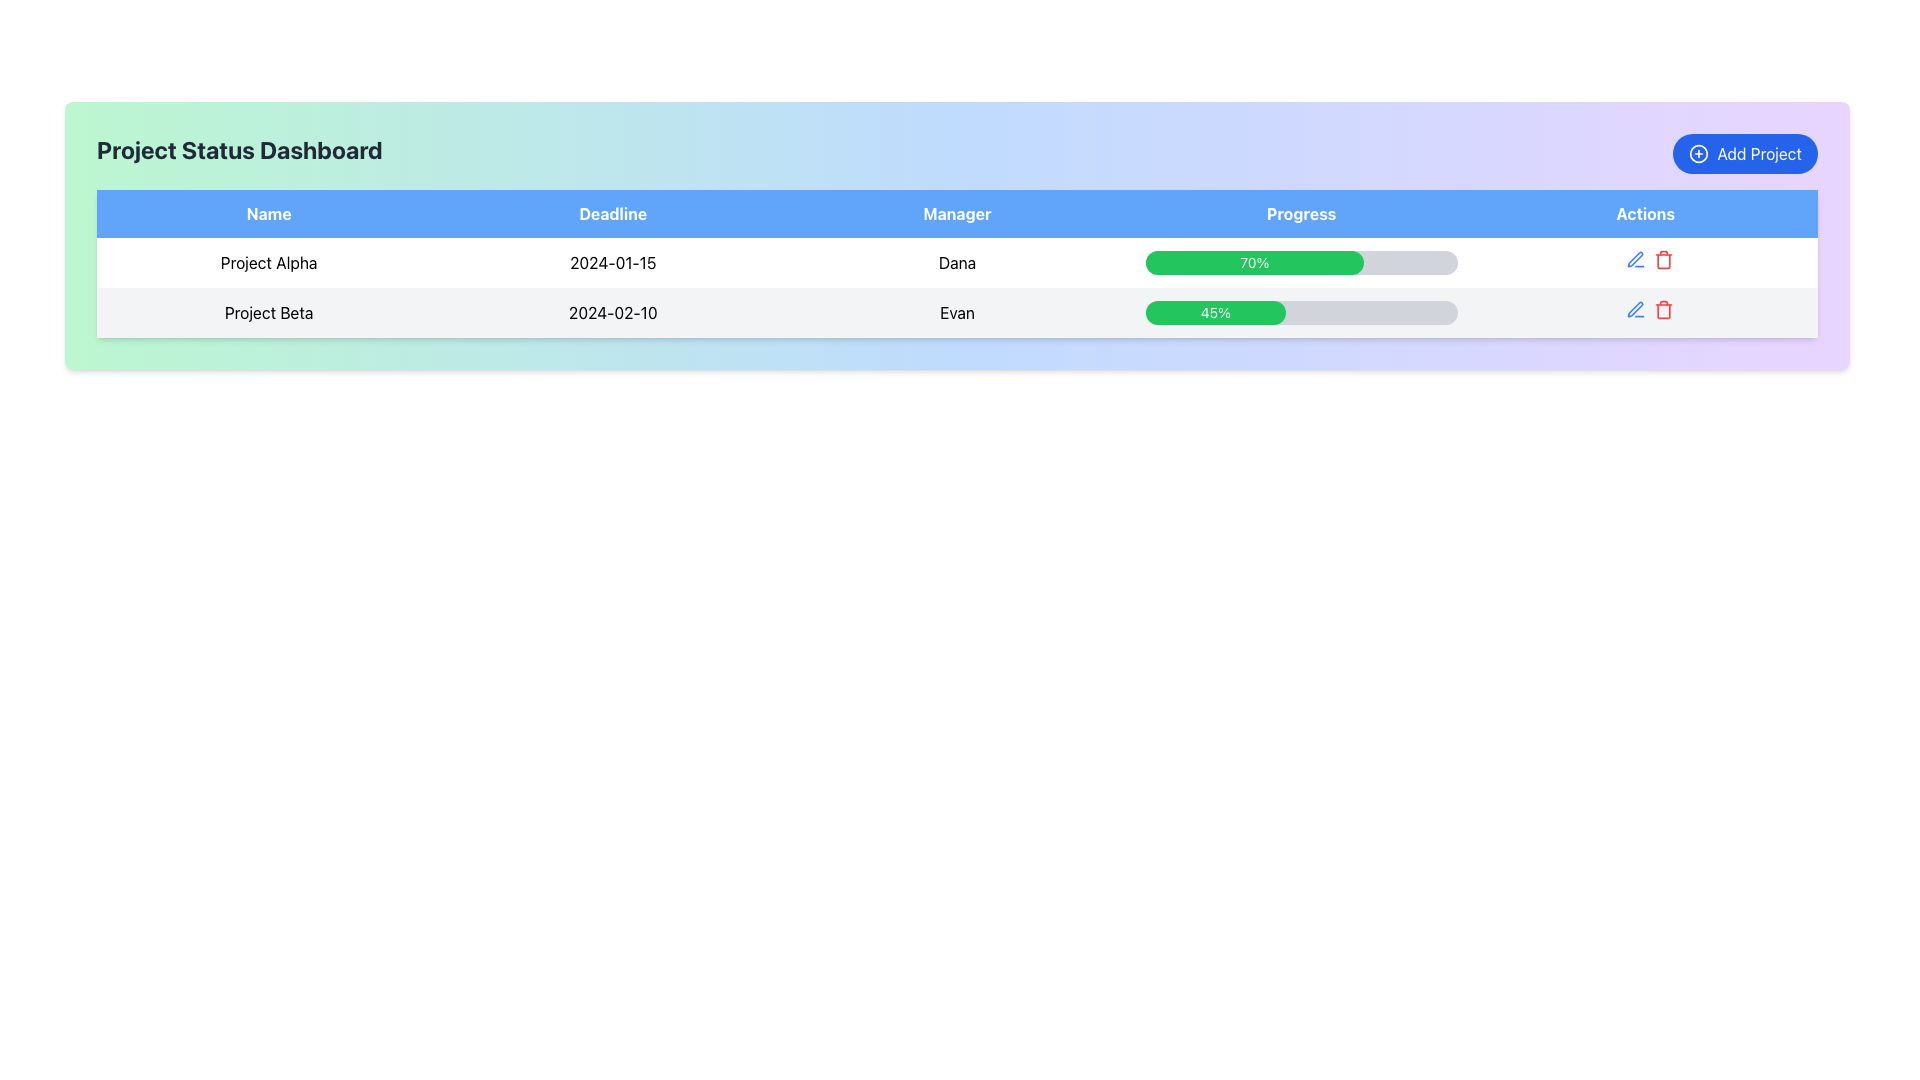 The height and width of the screenshot is (1080, 1920). What do you see at coordinates (1253, 261) in the screenshot?
I see `the Progress Bar located in the 'Progress' column of the first row in the dashboard table, which indicates 70% completion` at bounding box center [1253, 261].